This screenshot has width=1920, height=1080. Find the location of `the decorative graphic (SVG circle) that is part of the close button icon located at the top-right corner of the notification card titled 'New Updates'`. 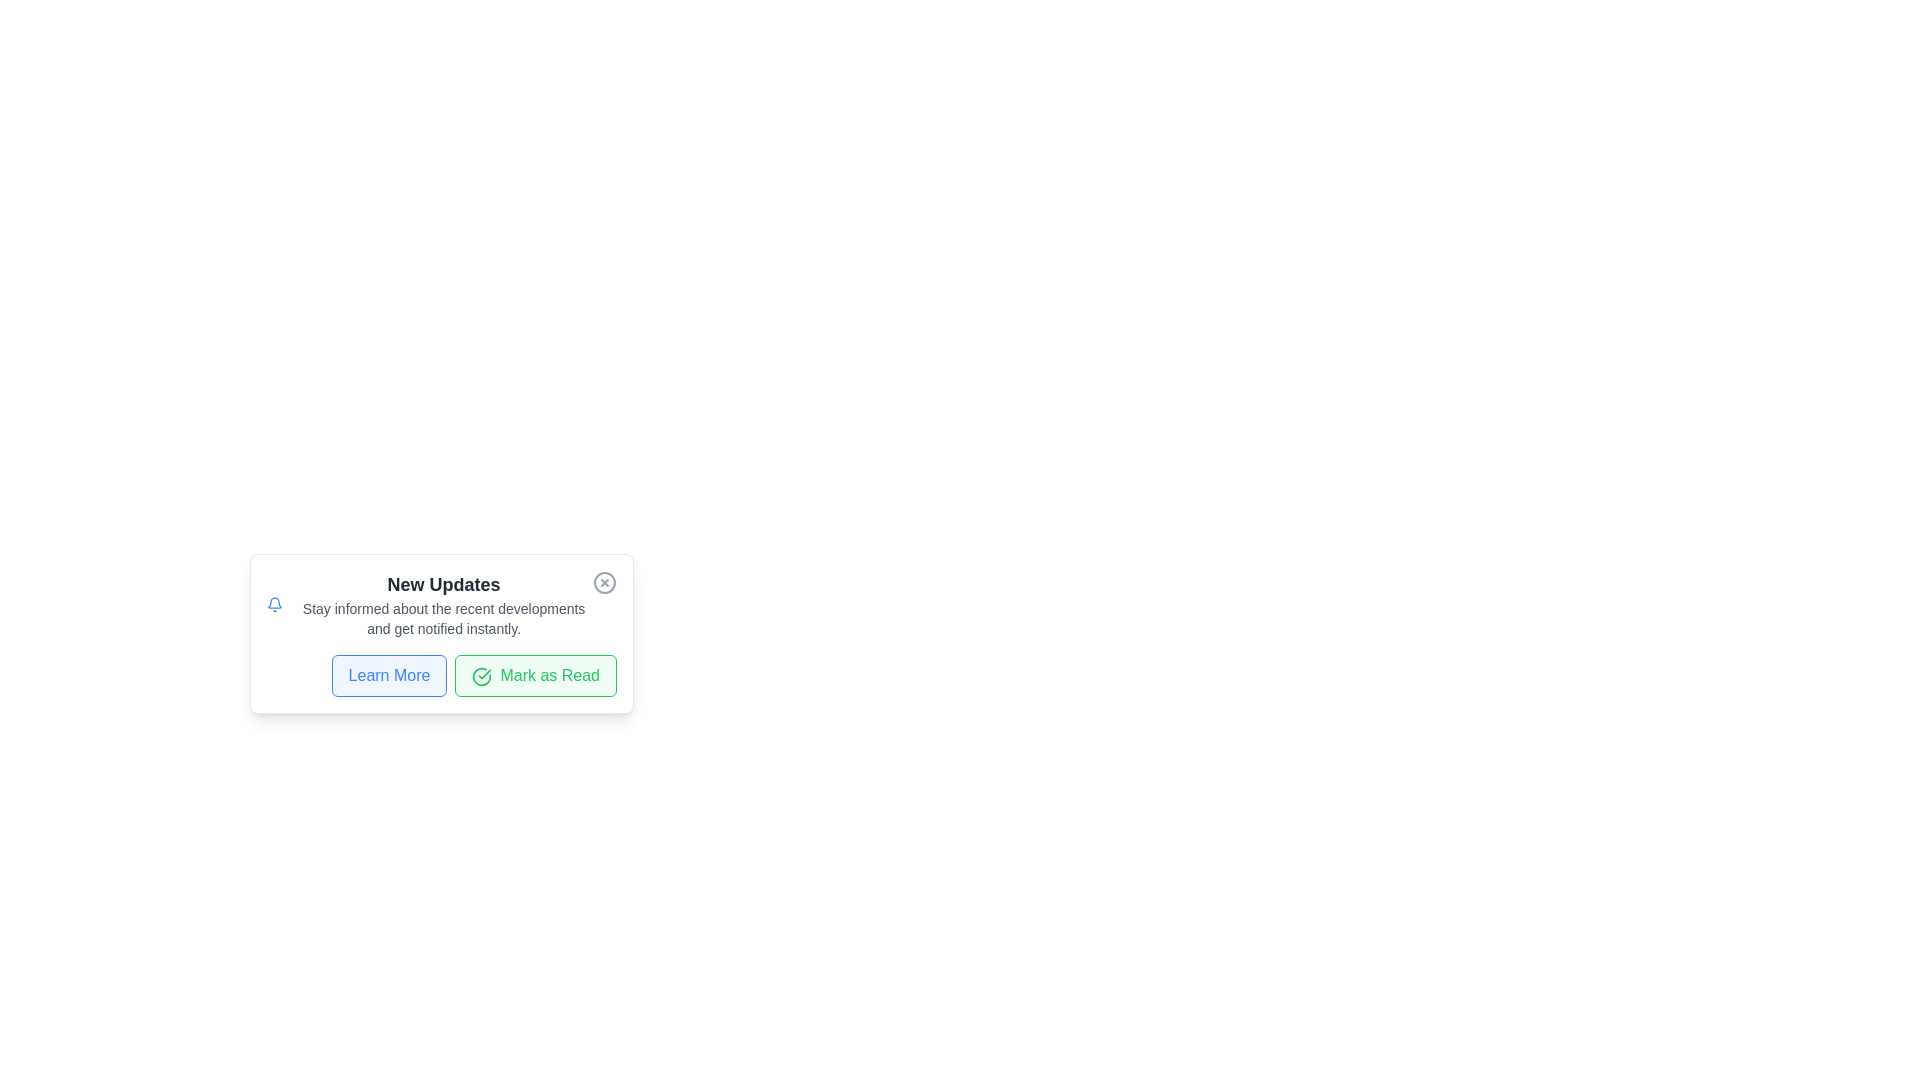

the decorative graphic (SVG circle) that is part of the close button icon located at the top-right corner of the notification card titled 'New Updates' is located at coordinates (603, 582).